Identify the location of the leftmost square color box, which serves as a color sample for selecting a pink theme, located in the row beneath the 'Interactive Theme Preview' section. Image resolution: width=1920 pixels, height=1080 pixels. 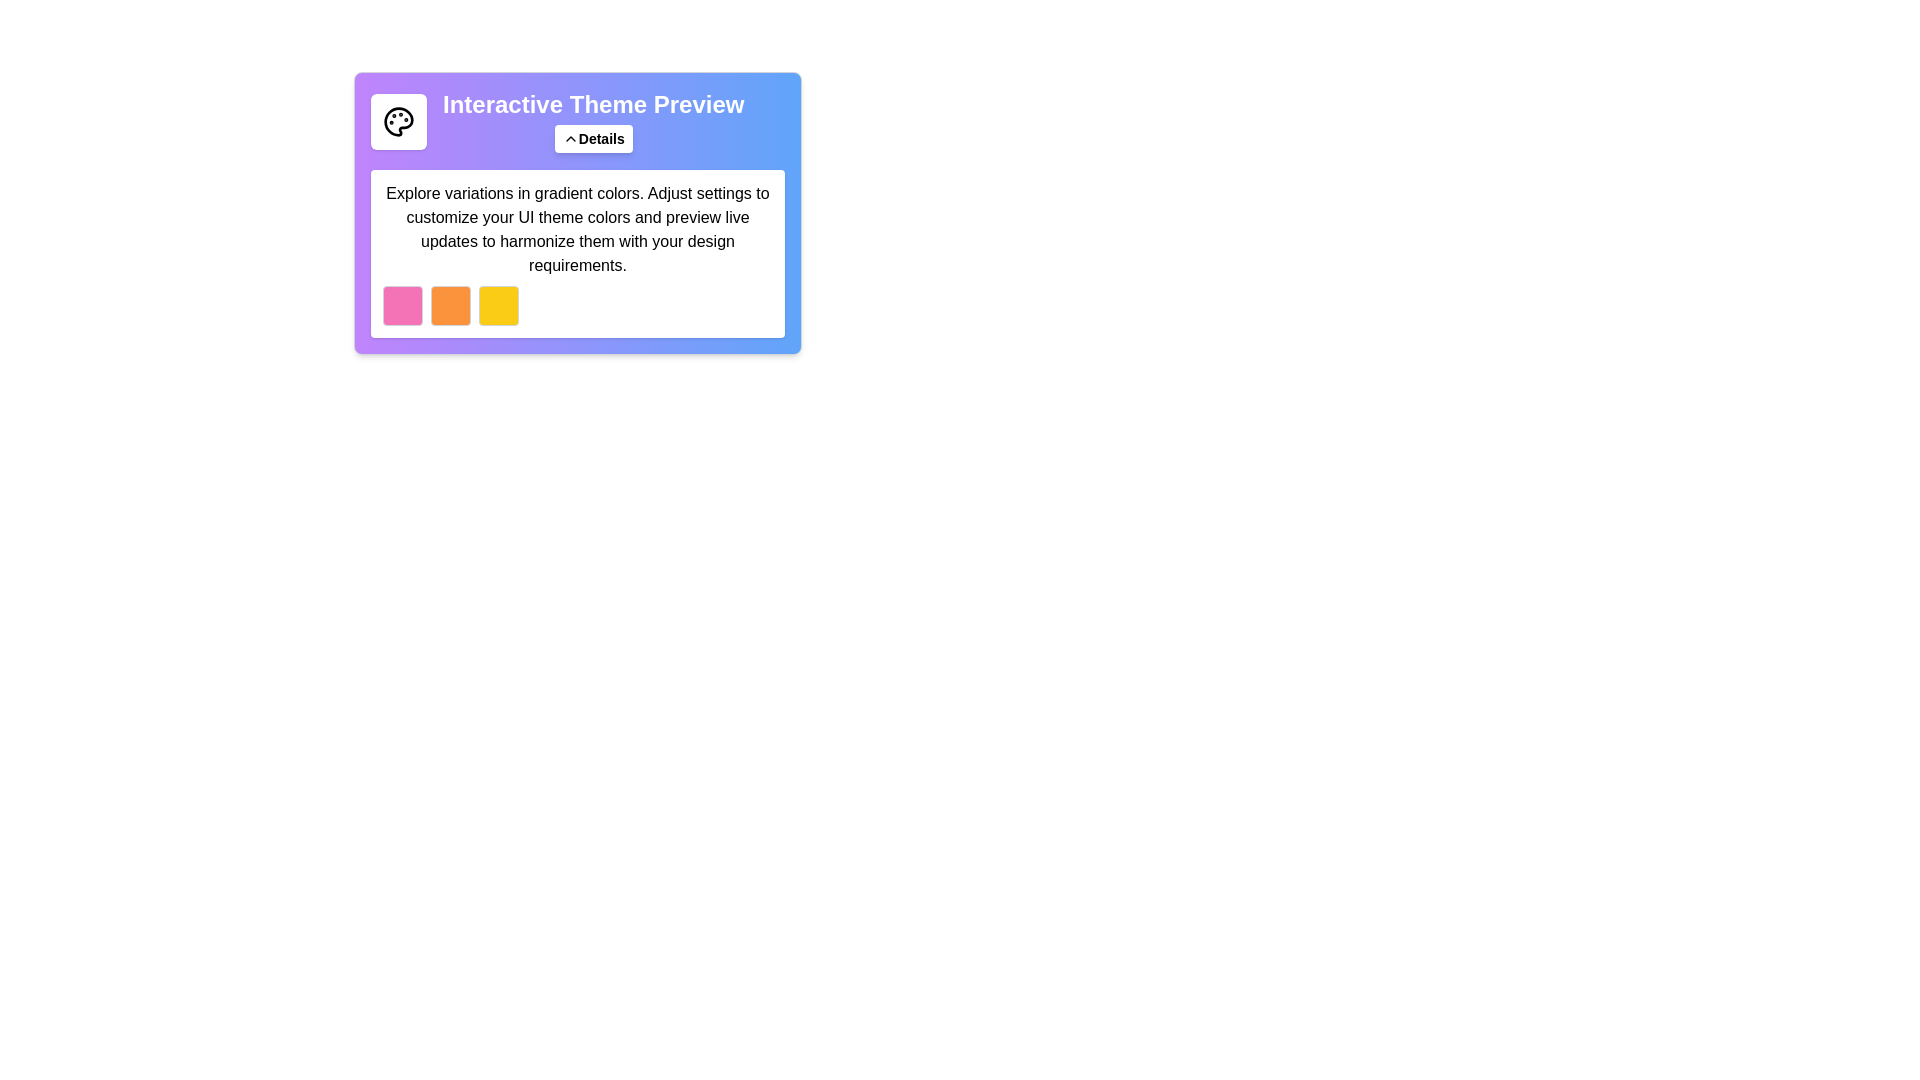
(402, 305).